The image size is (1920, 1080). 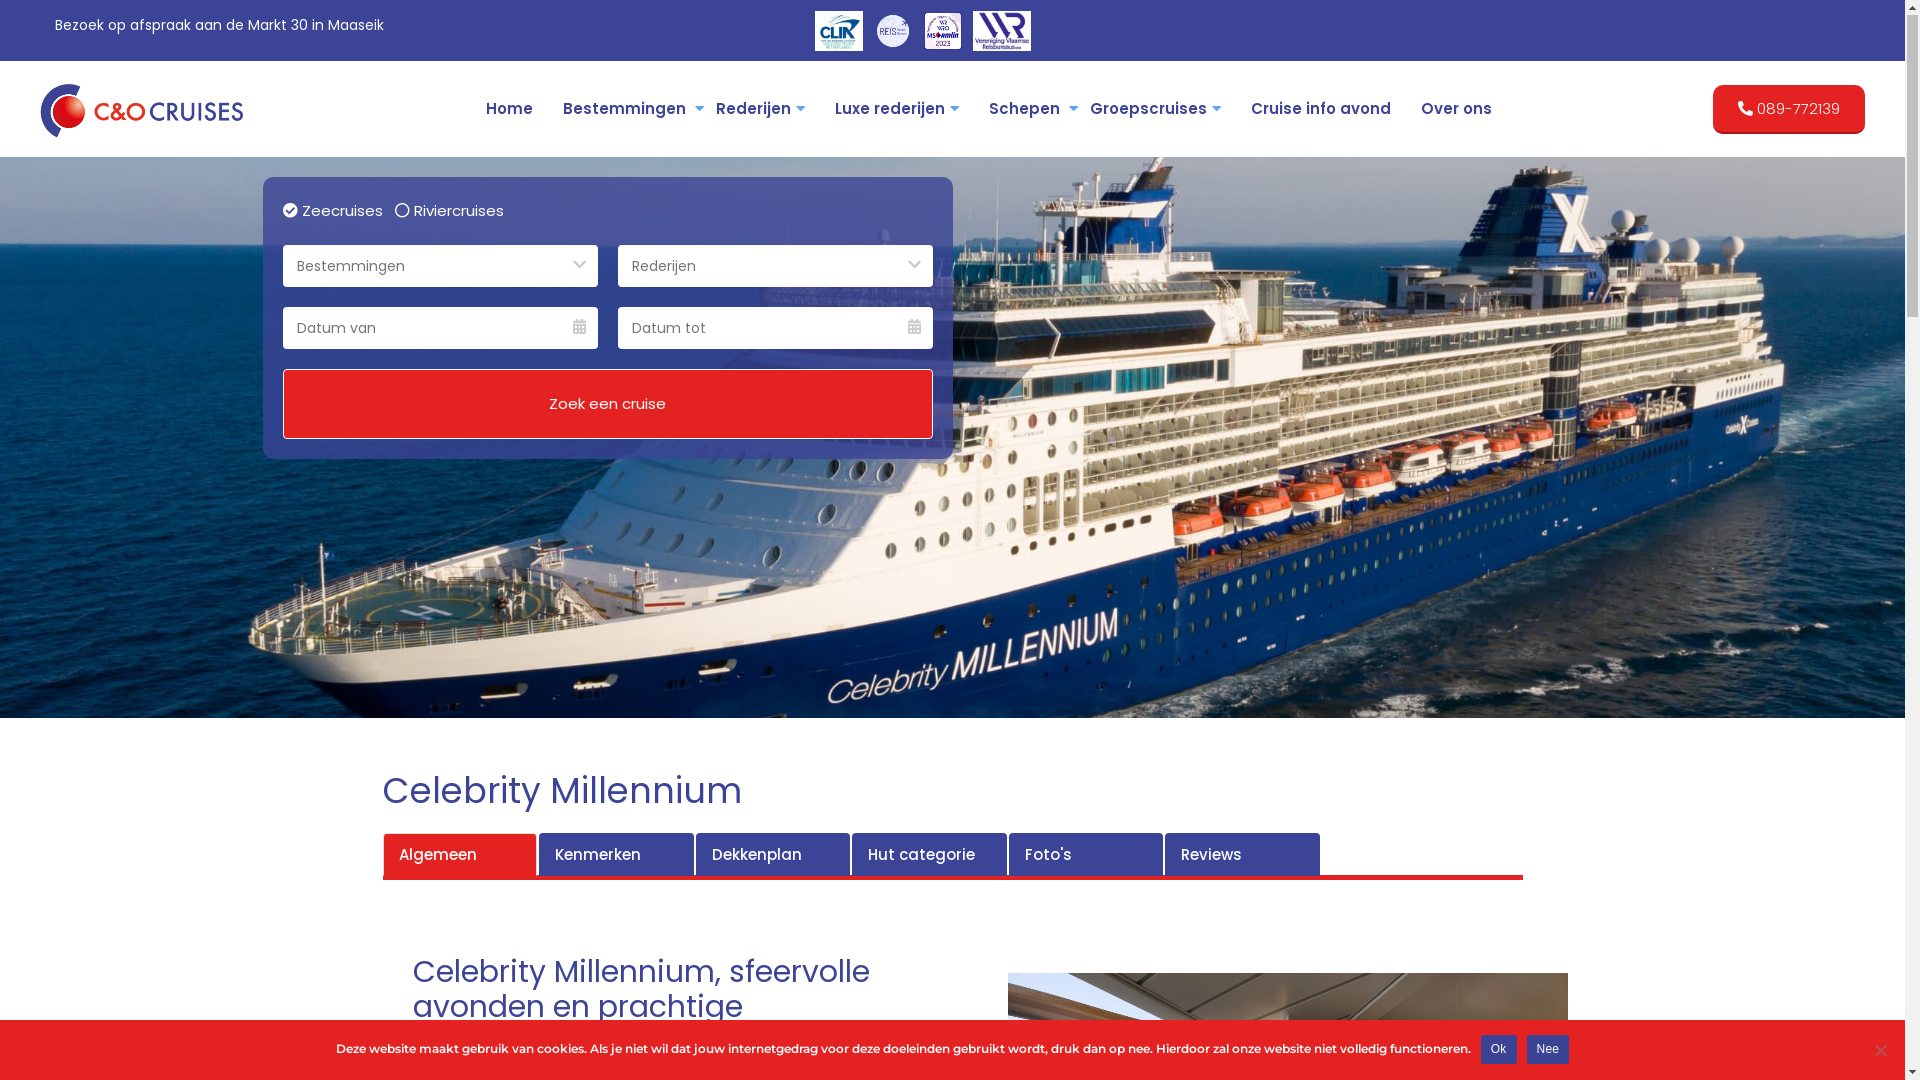 I want to click on 'Algemeen', so click(x=458, y=855).